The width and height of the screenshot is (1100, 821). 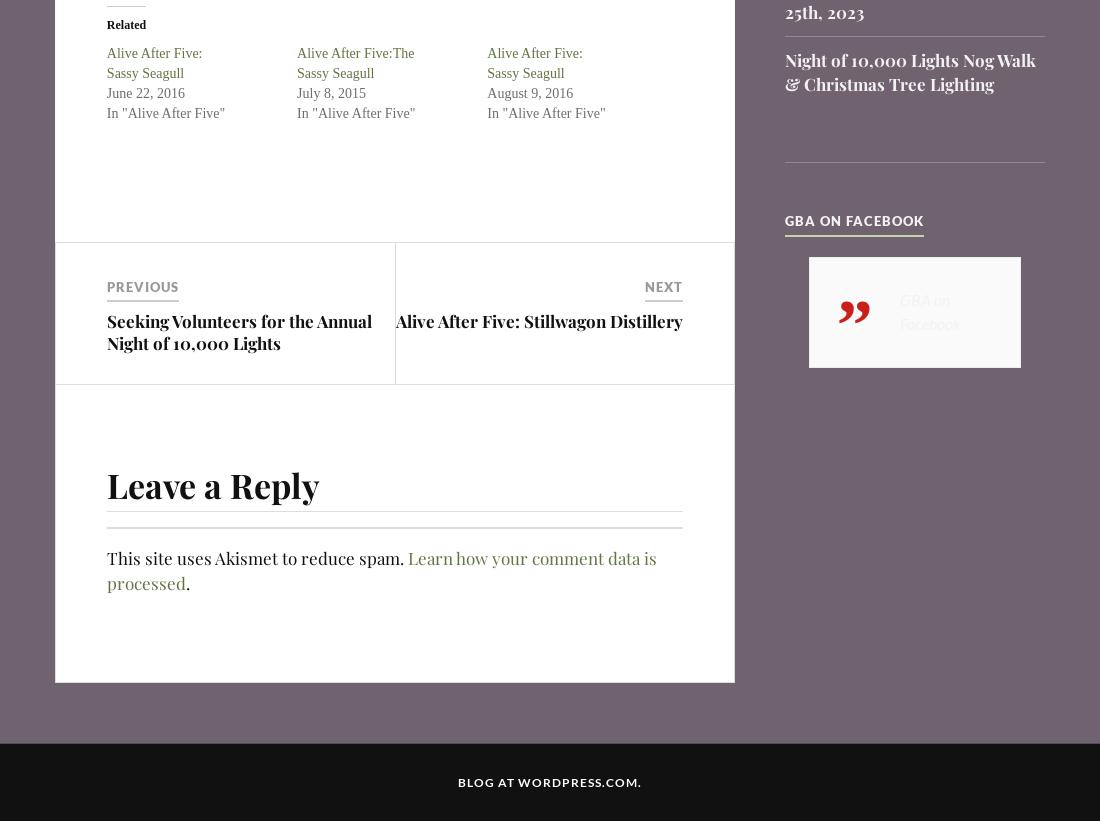 What do you see at coordinates (550, 782) in the screenshot?
I see `'Blog at WordPress.com.'` at bounding box center [550, 782].